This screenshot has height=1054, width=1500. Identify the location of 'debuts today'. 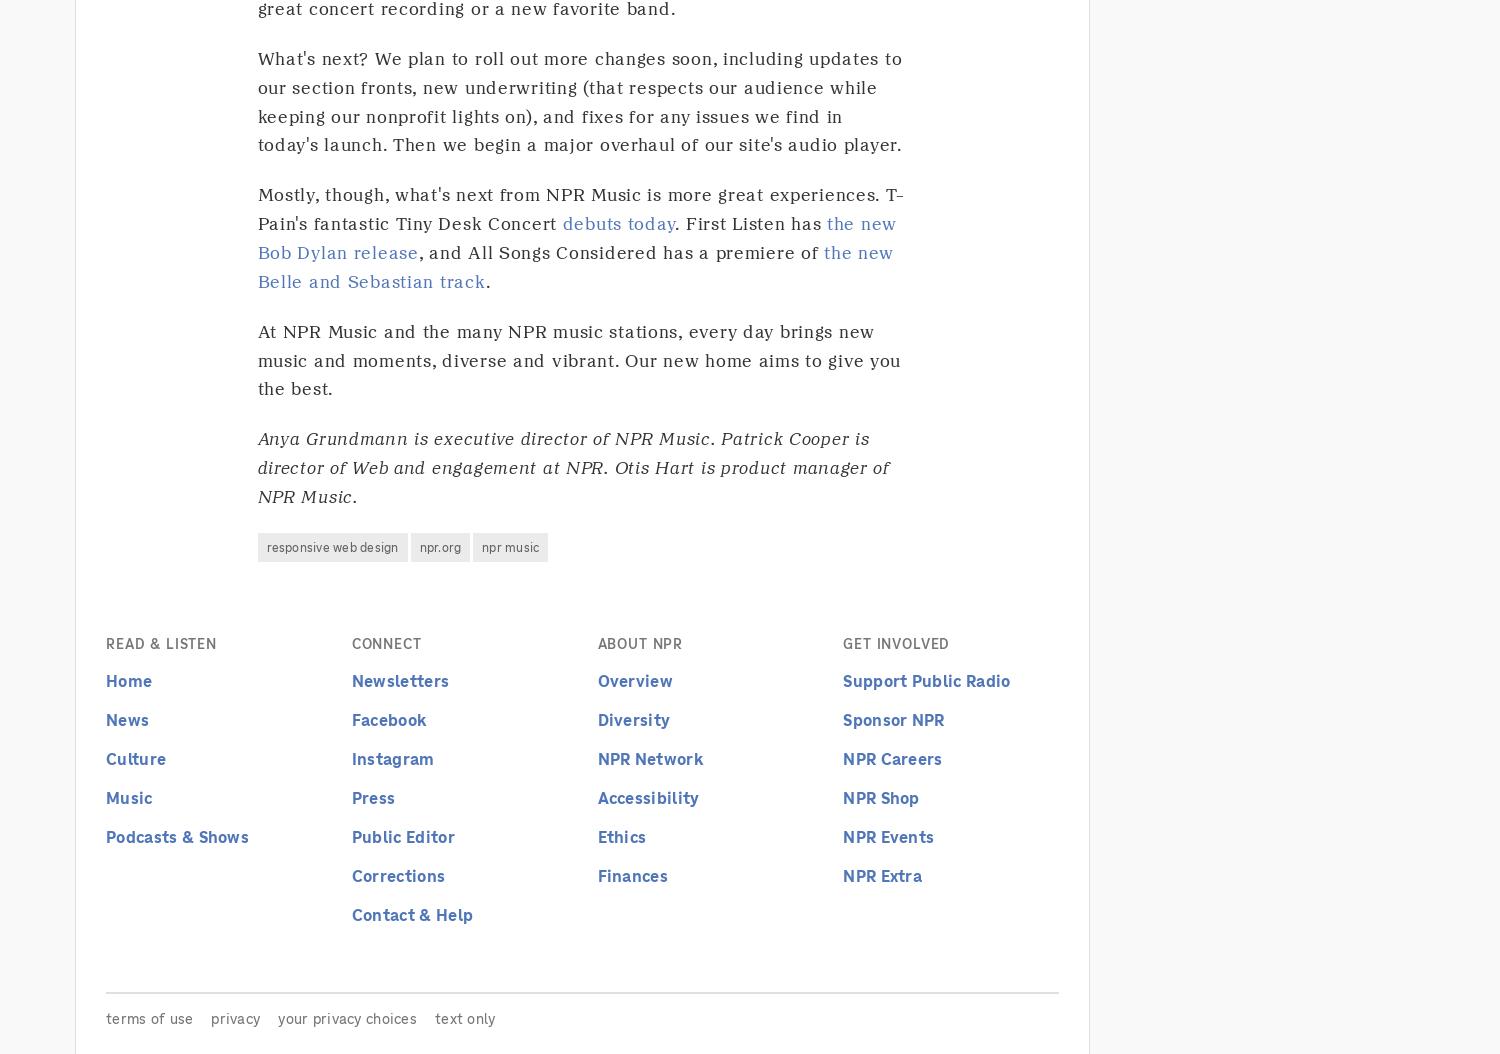
(617, 223).